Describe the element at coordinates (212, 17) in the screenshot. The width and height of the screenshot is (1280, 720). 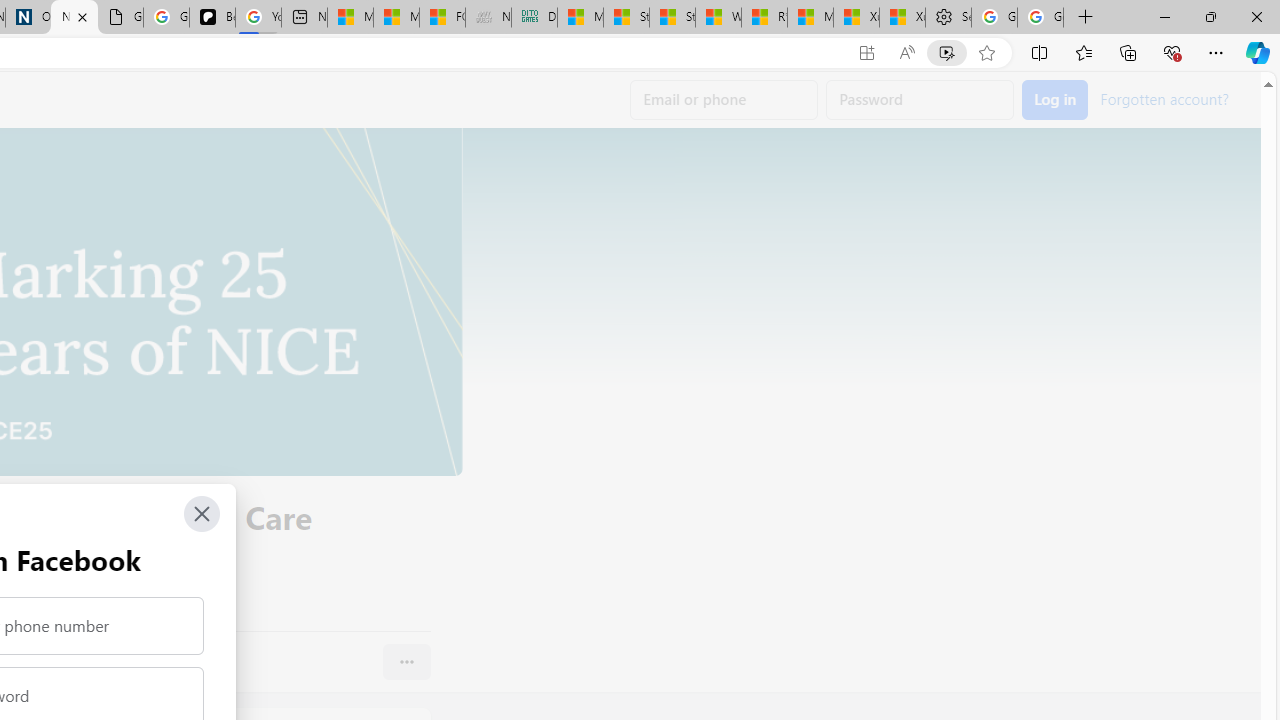
I see `'Be Smart | creating Science videos | Patreon'` at that location.